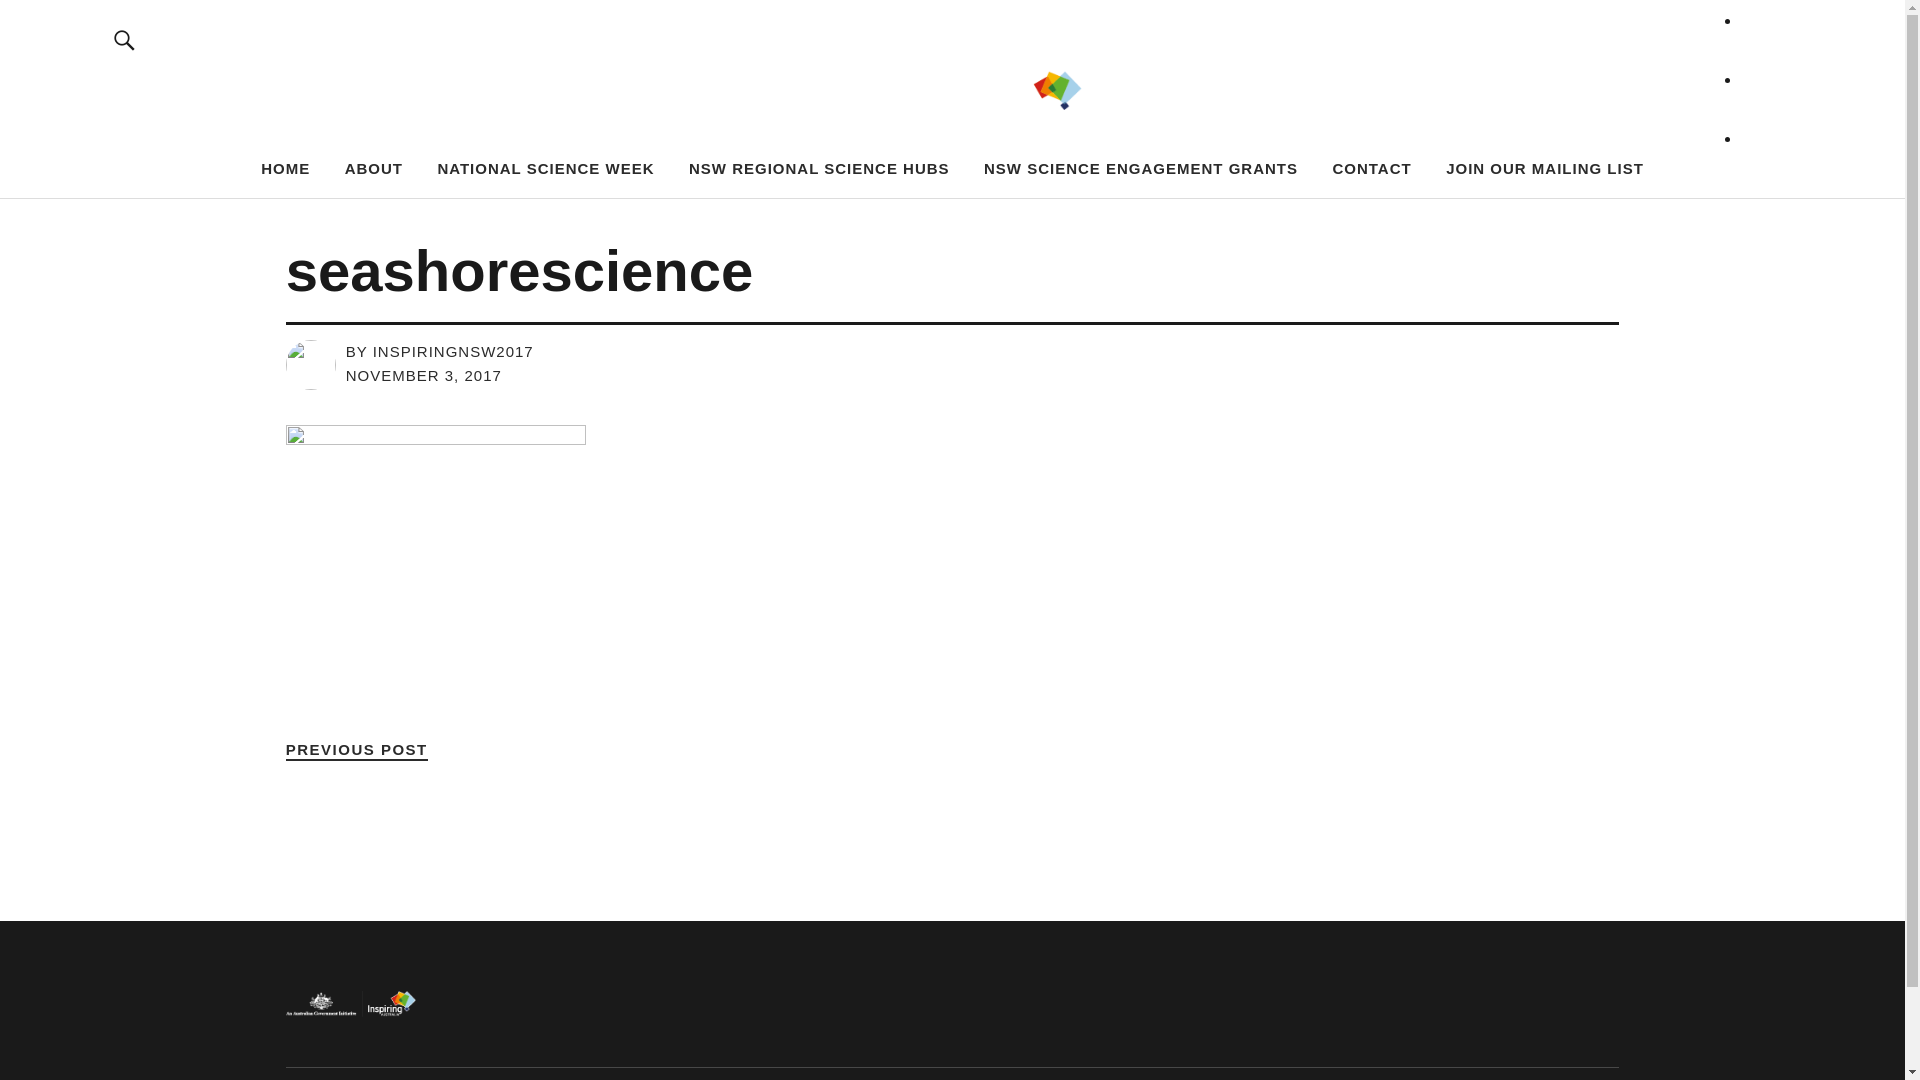  Describe the element at coordinates (259, 167) in the screenshot. I see `'HOME'` at that location.